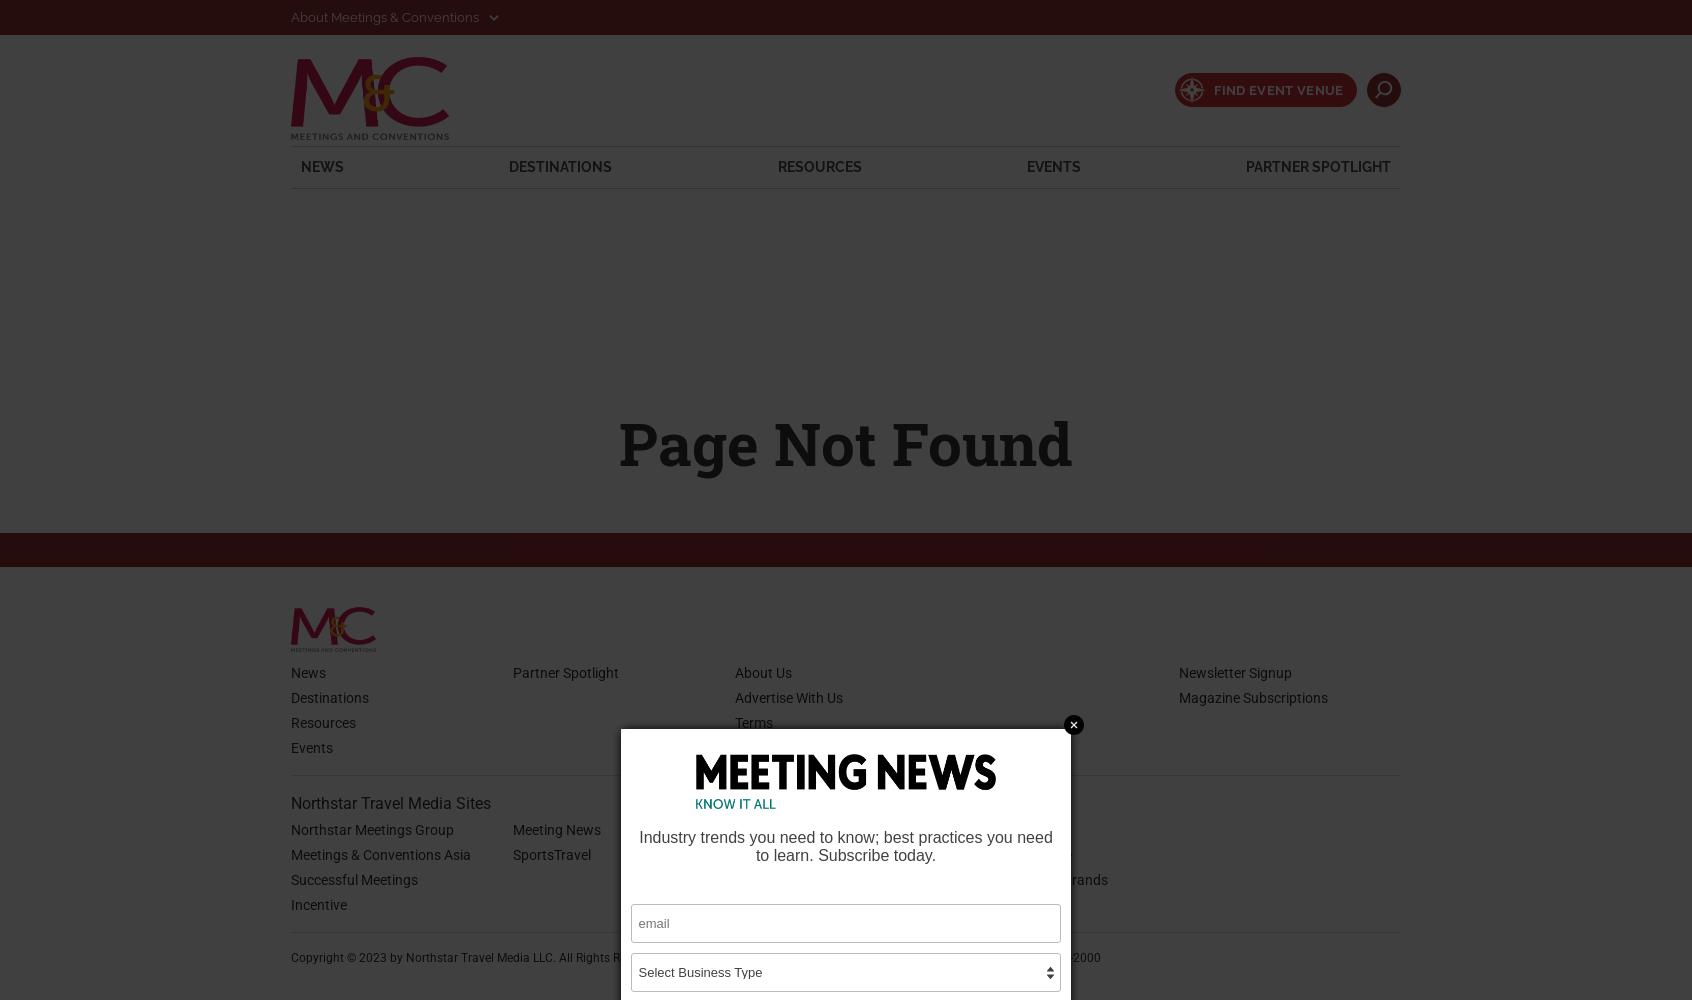 The image size is (1692, 1000). I want to click on 'Northstar Meetings Group', so click(372, 828).